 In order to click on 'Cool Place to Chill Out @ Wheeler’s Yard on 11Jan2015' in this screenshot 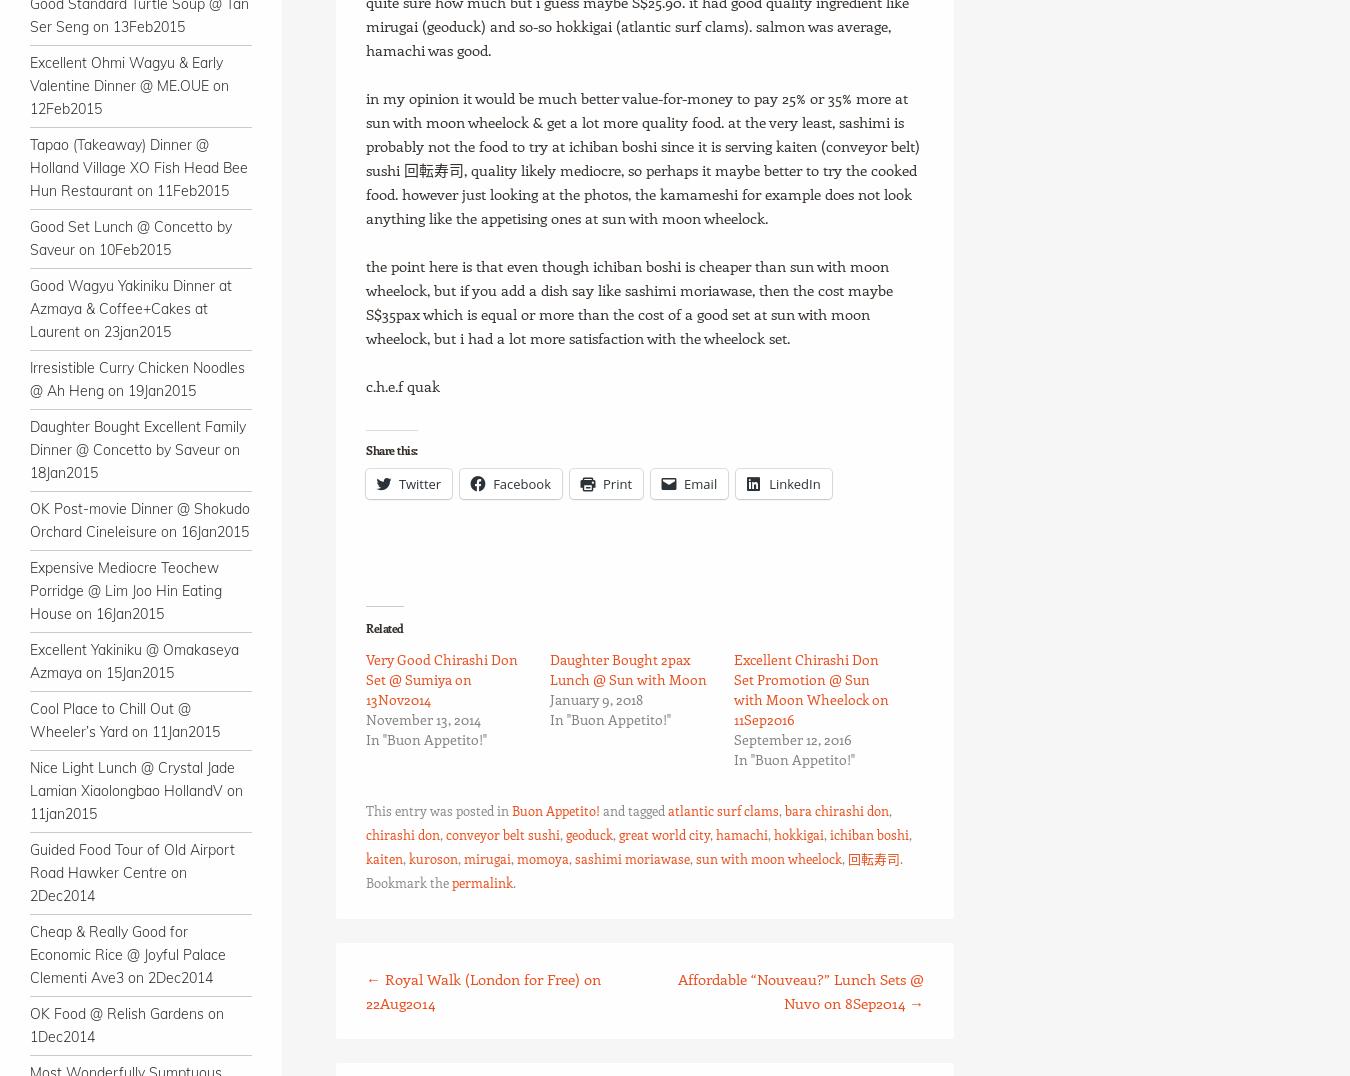, I will do `click(125, 719)`.